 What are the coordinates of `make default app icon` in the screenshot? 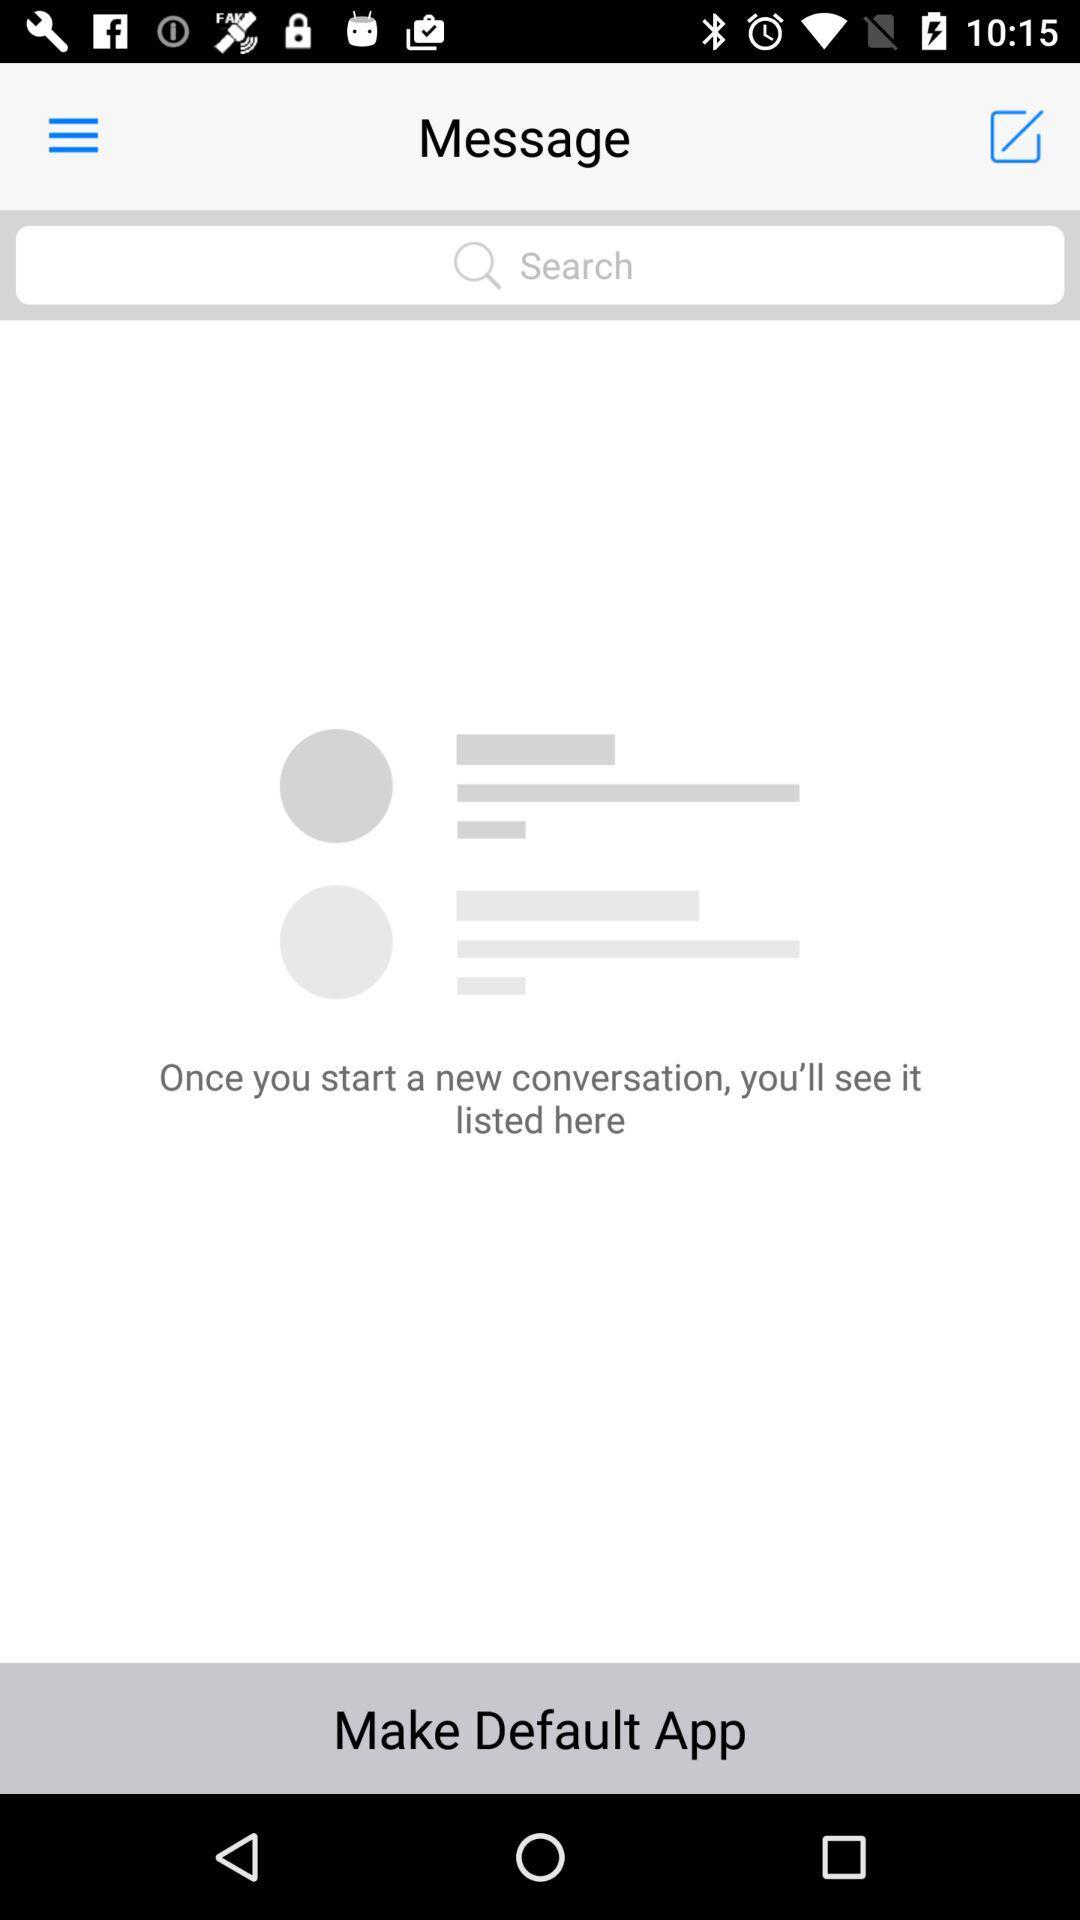 It's located at (540, 1727).